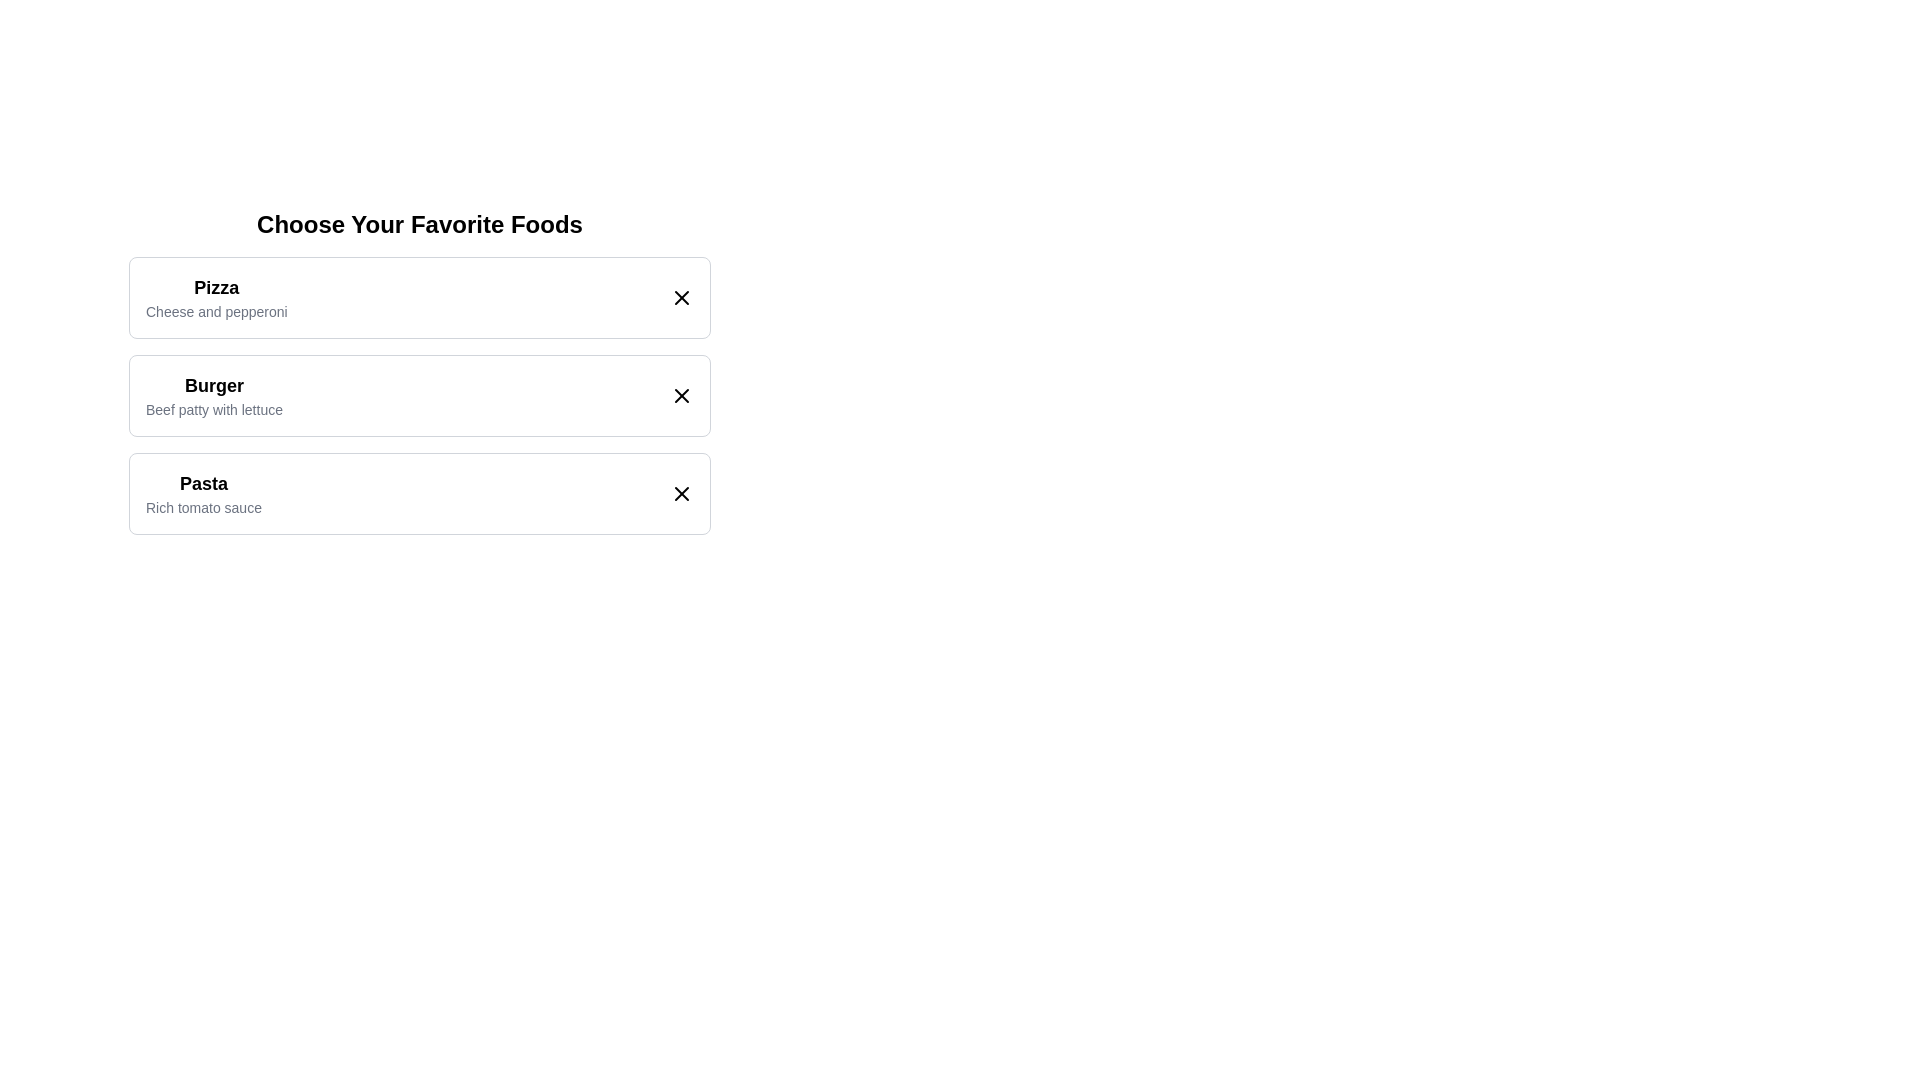 The width and height of the screenshot is (1920, 1080). Describe the element at coordinates (681, 297) in the screenshot. I see `the diagonal cross icon located in the top-right corner of the list item labeled 'Pizza' to interact with it` at that location.